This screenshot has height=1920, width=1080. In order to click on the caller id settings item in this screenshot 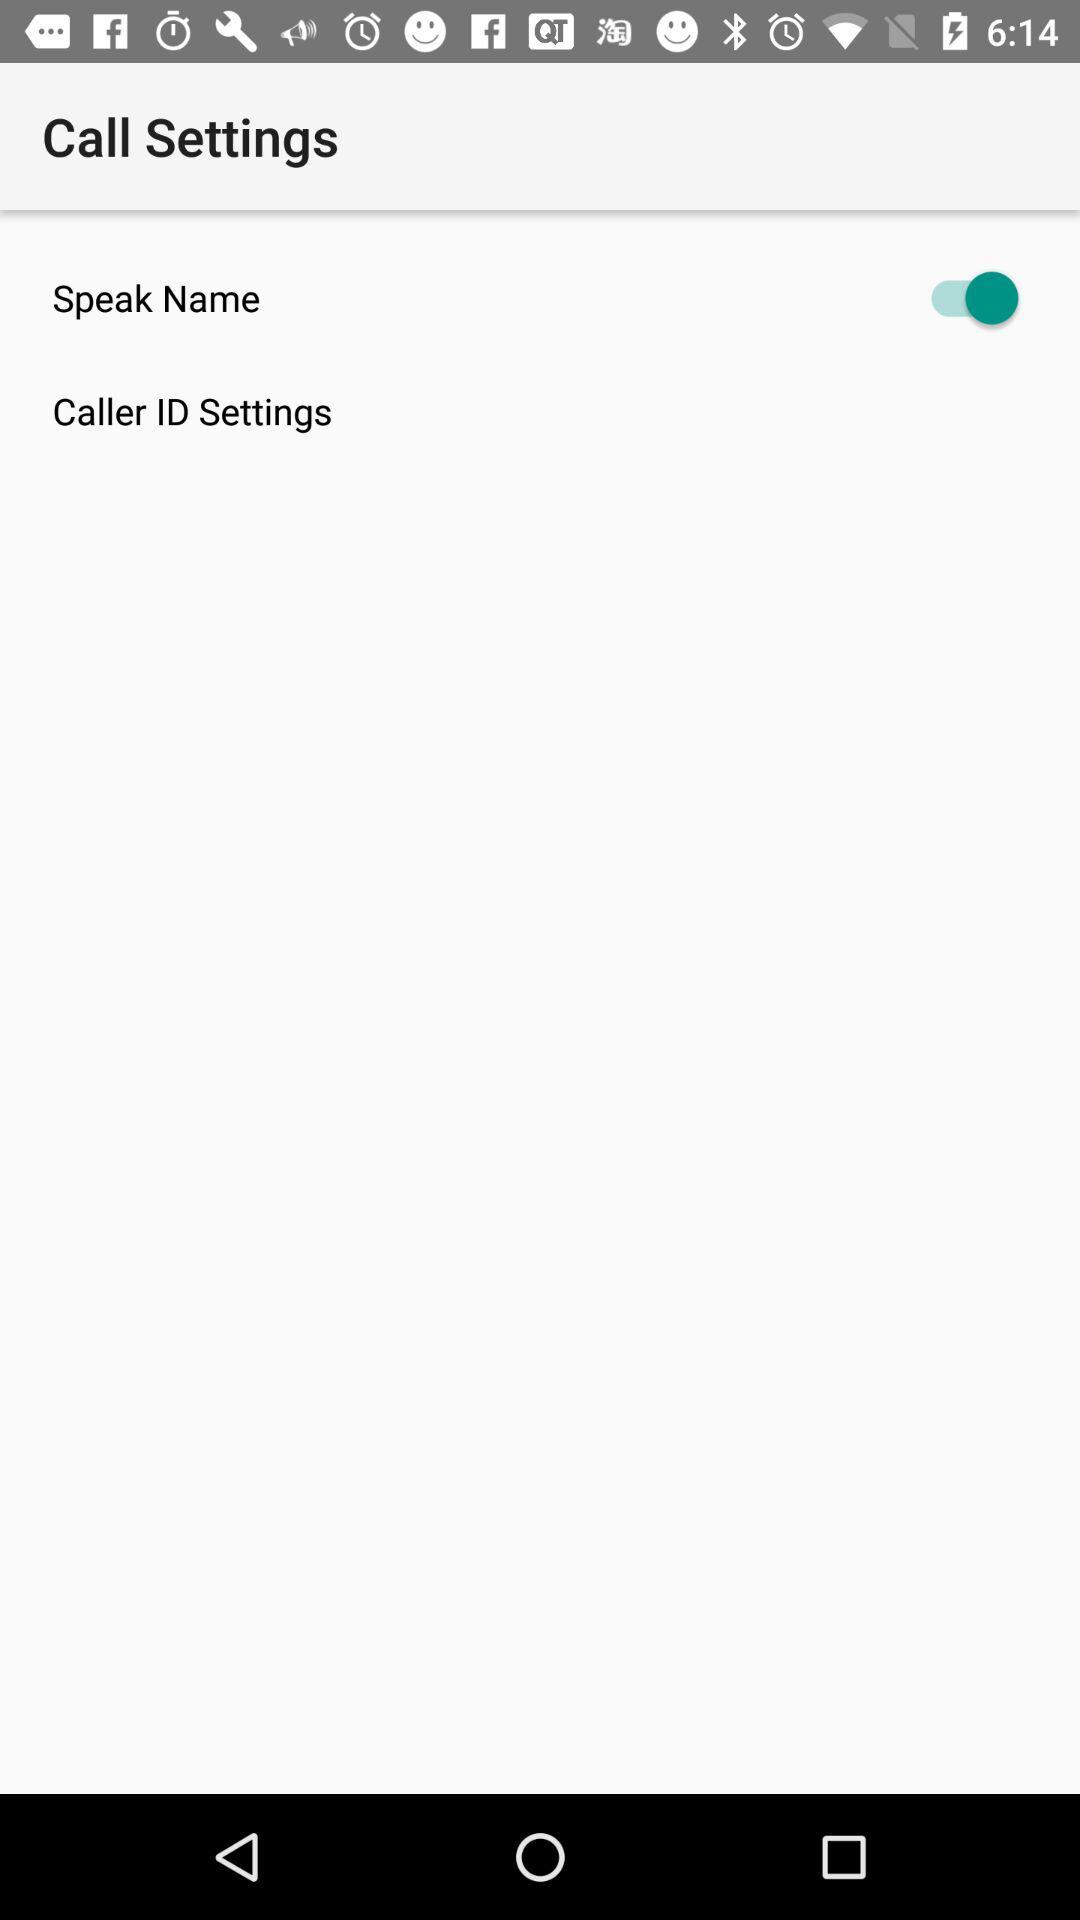, I will do `click(566, 410)`.